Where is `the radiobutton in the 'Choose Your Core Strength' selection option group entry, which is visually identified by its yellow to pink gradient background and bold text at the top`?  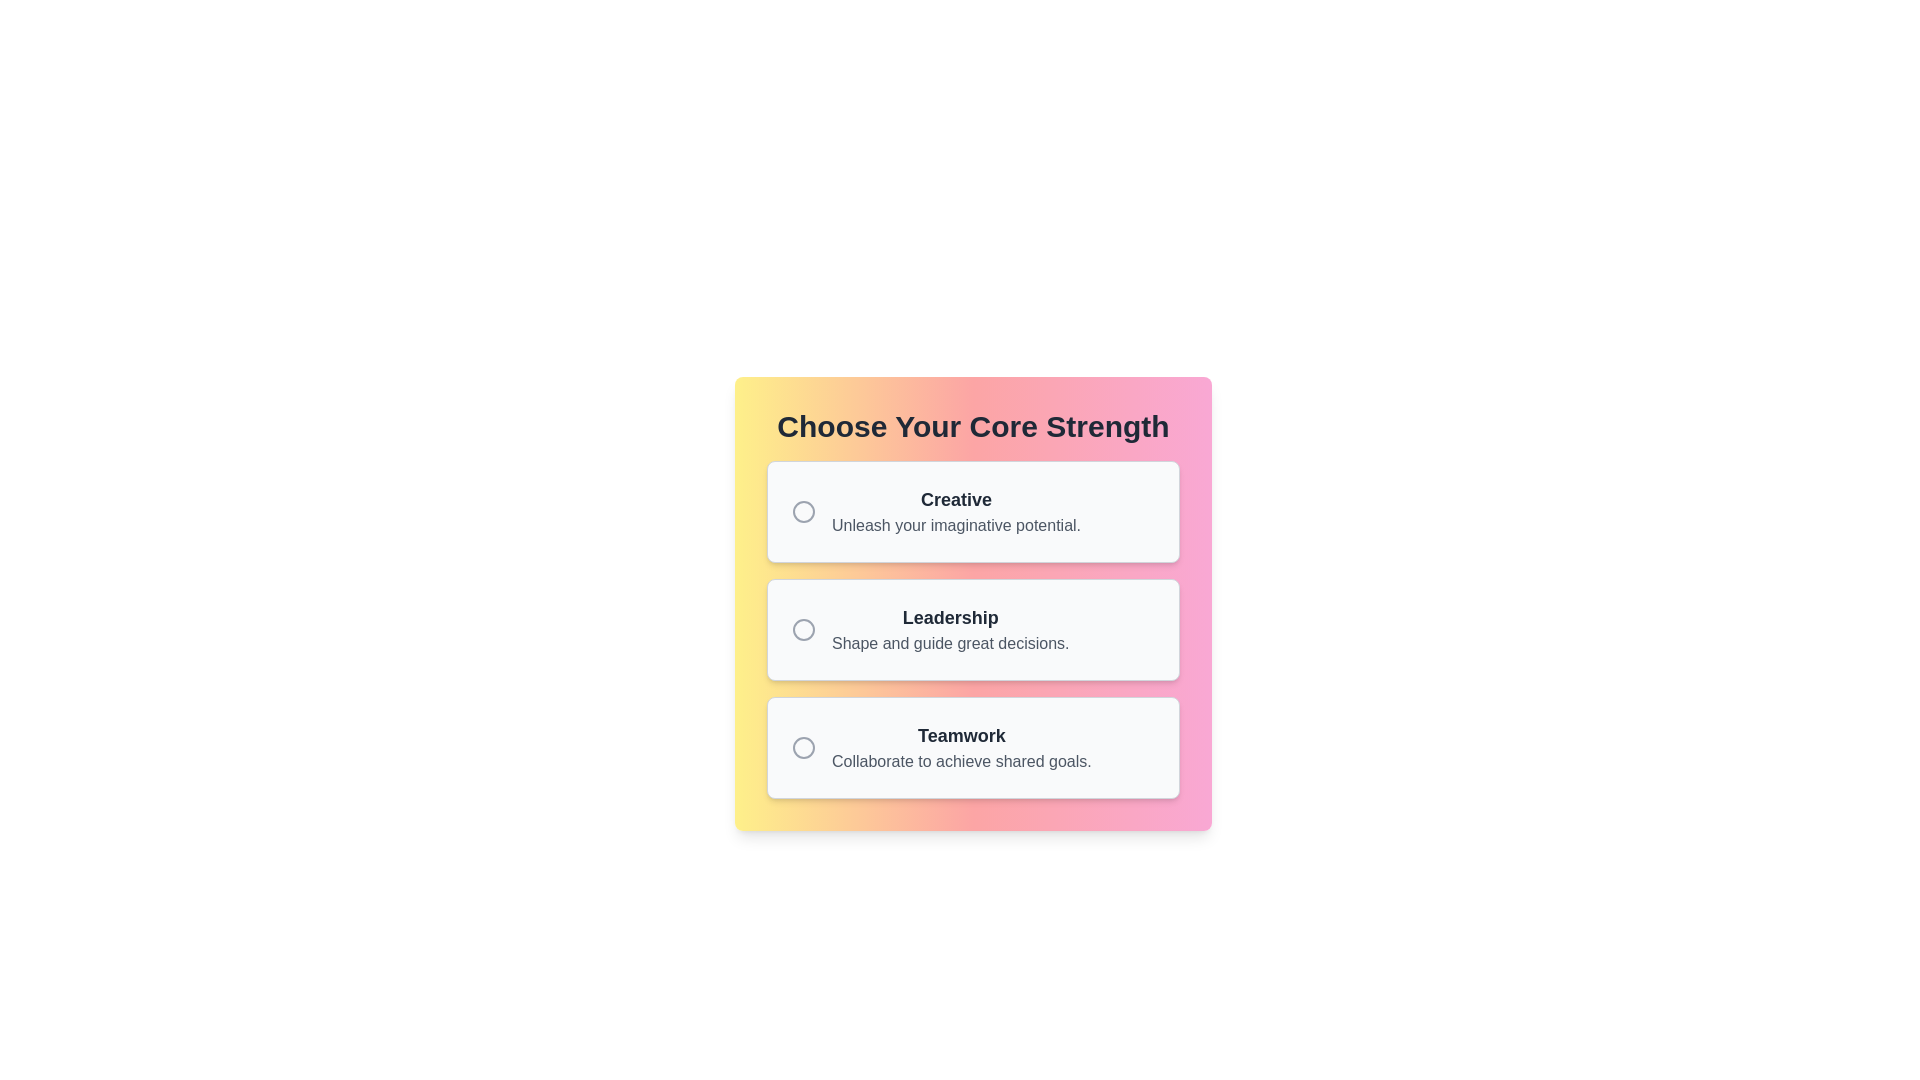
the radiobutton in the 'Choose Your Core Strength' selection option group entry, which is visually identified by its yellow to pink gradient background and bold text at the top is located at coordinates (973, 603).